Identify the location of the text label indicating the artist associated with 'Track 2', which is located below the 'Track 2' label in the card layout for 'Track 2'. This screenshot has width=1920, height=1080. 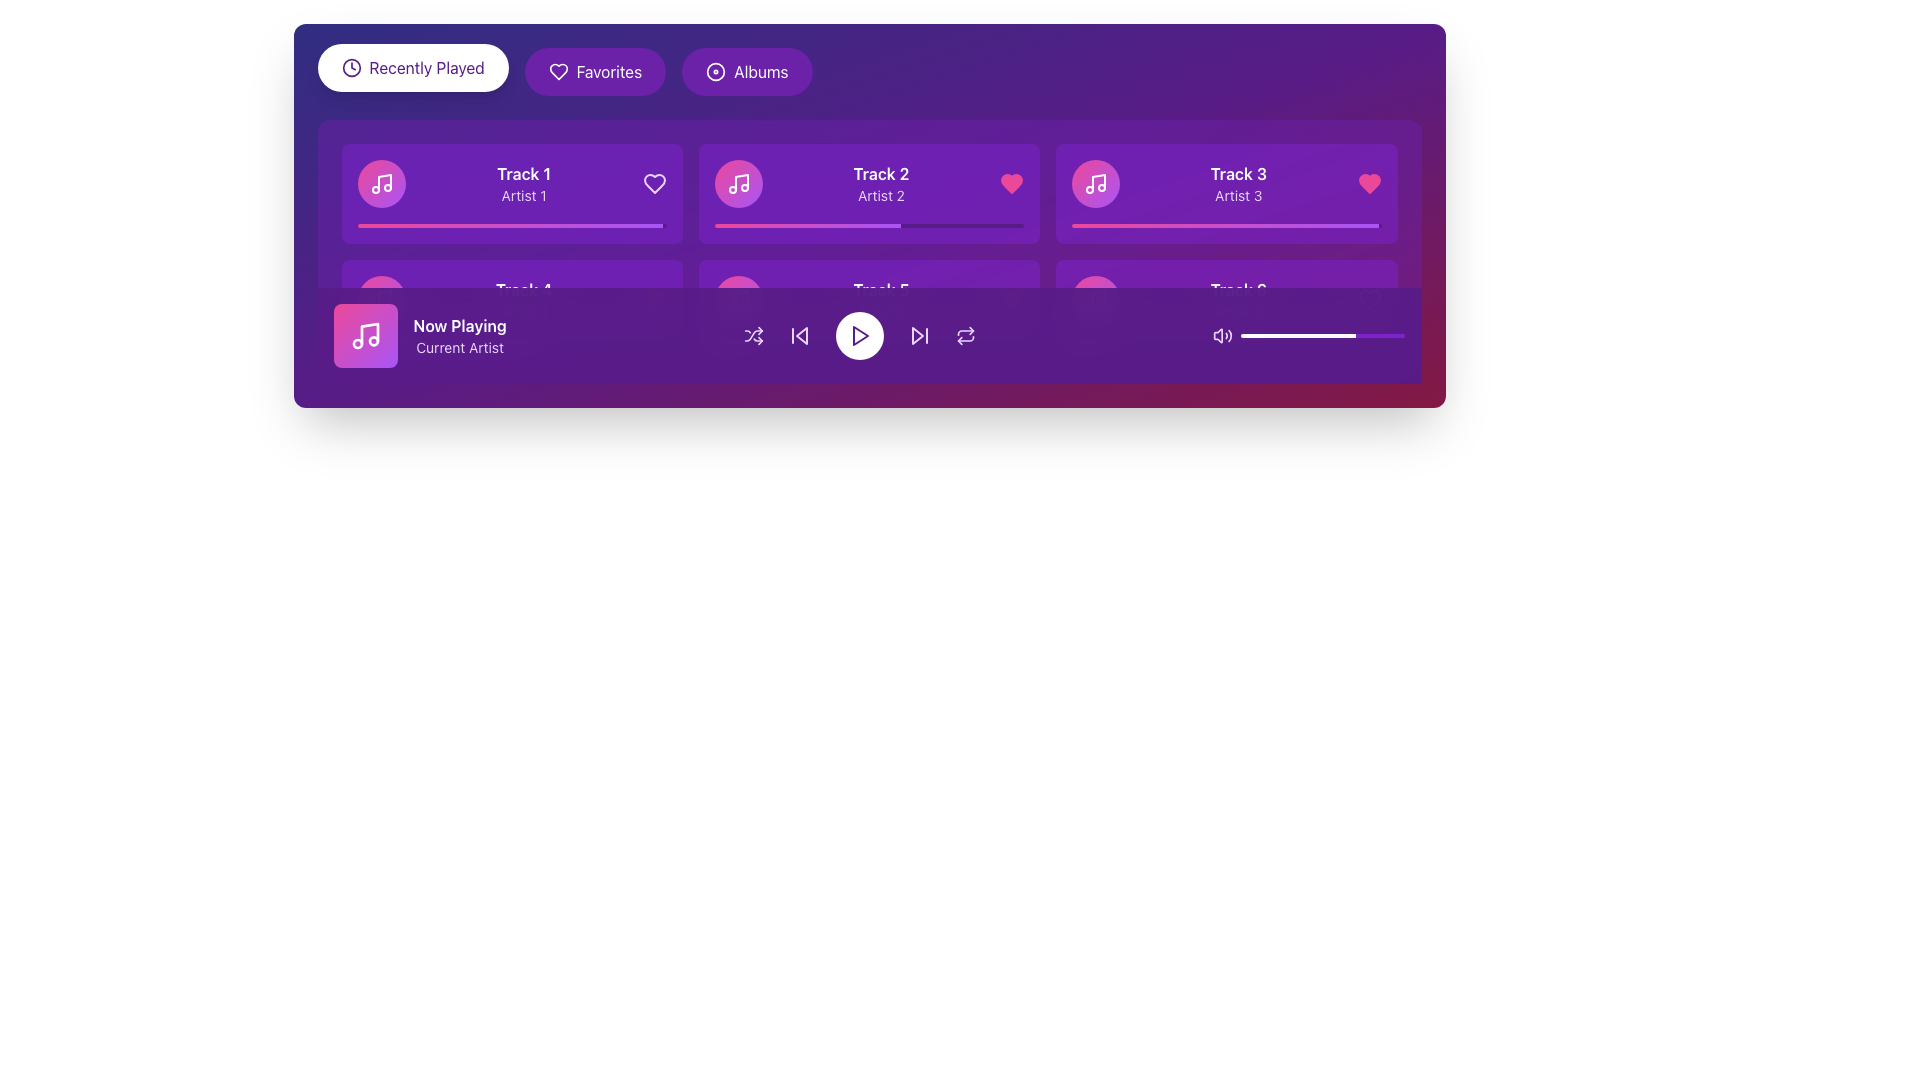
(880, 196).